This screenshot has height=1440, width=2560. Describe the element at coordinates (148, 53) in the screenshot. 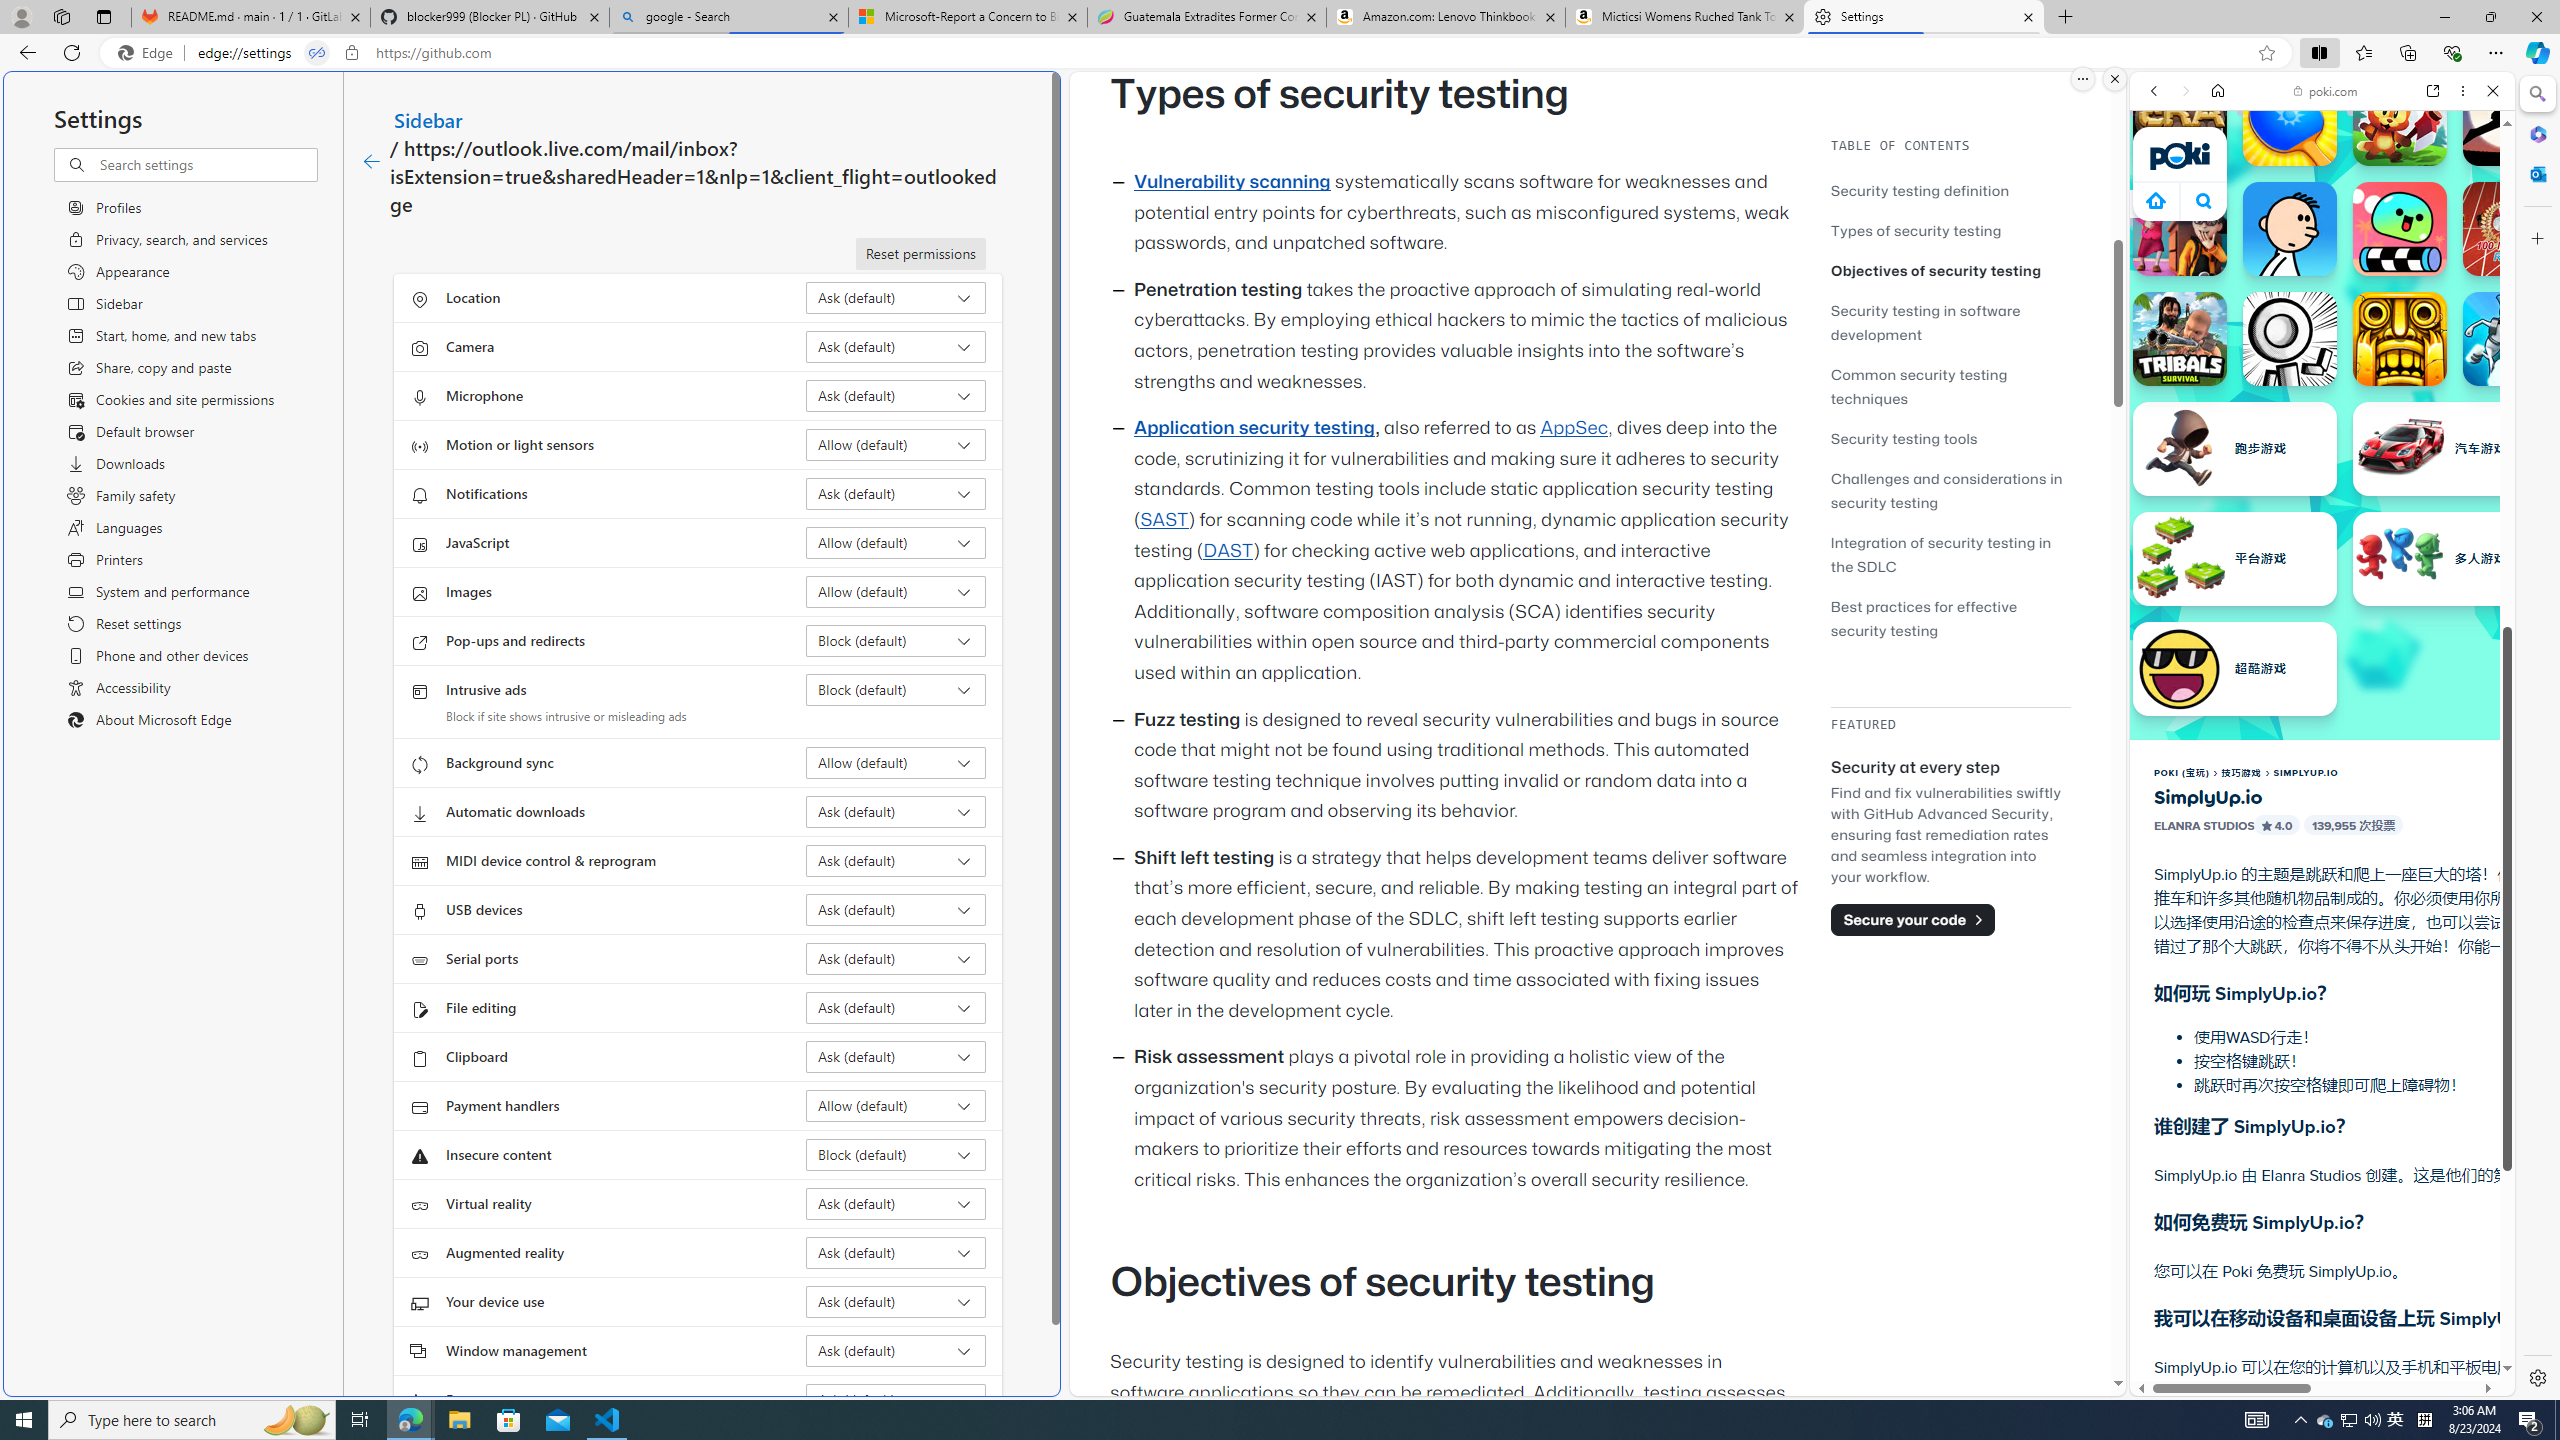

I see `'Edge'` at that location.